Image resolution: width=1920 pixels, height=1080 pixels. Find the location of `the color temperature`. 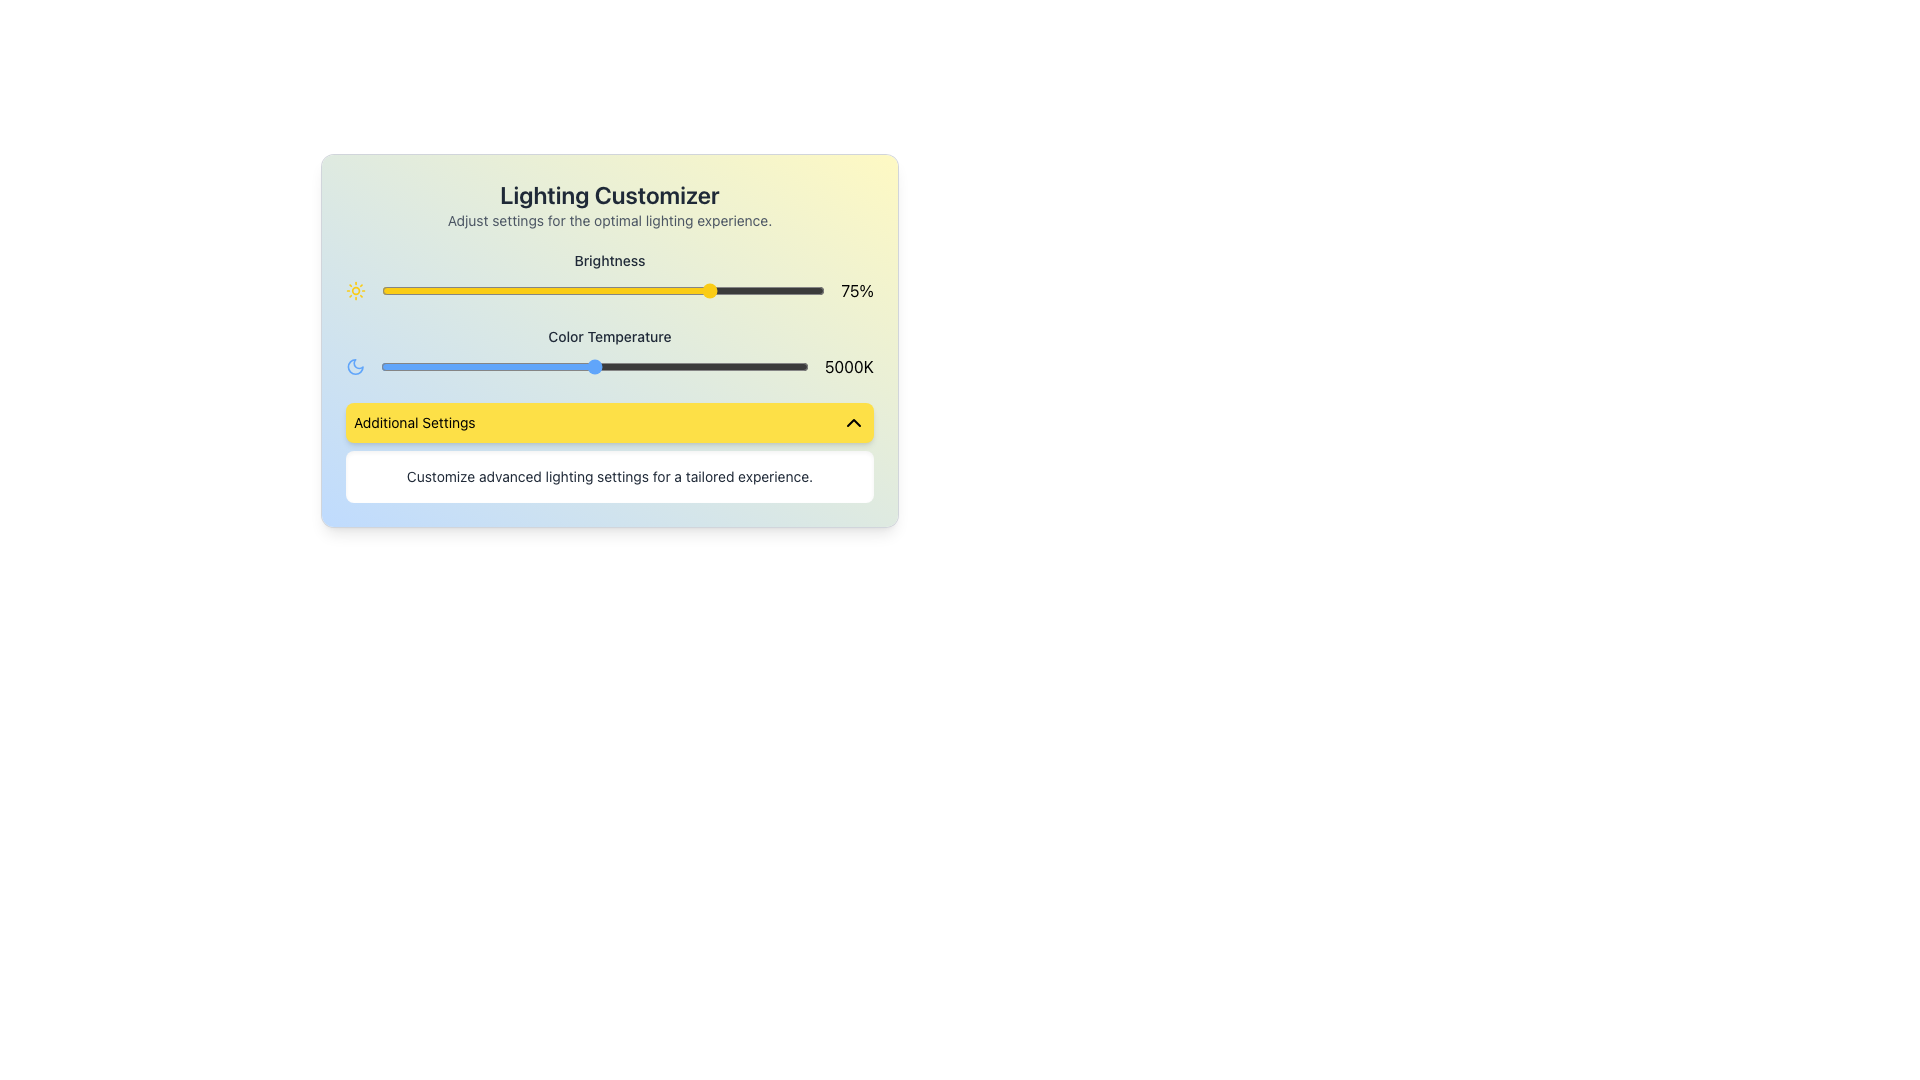

the color temperature is located at coordinates (395, 366).